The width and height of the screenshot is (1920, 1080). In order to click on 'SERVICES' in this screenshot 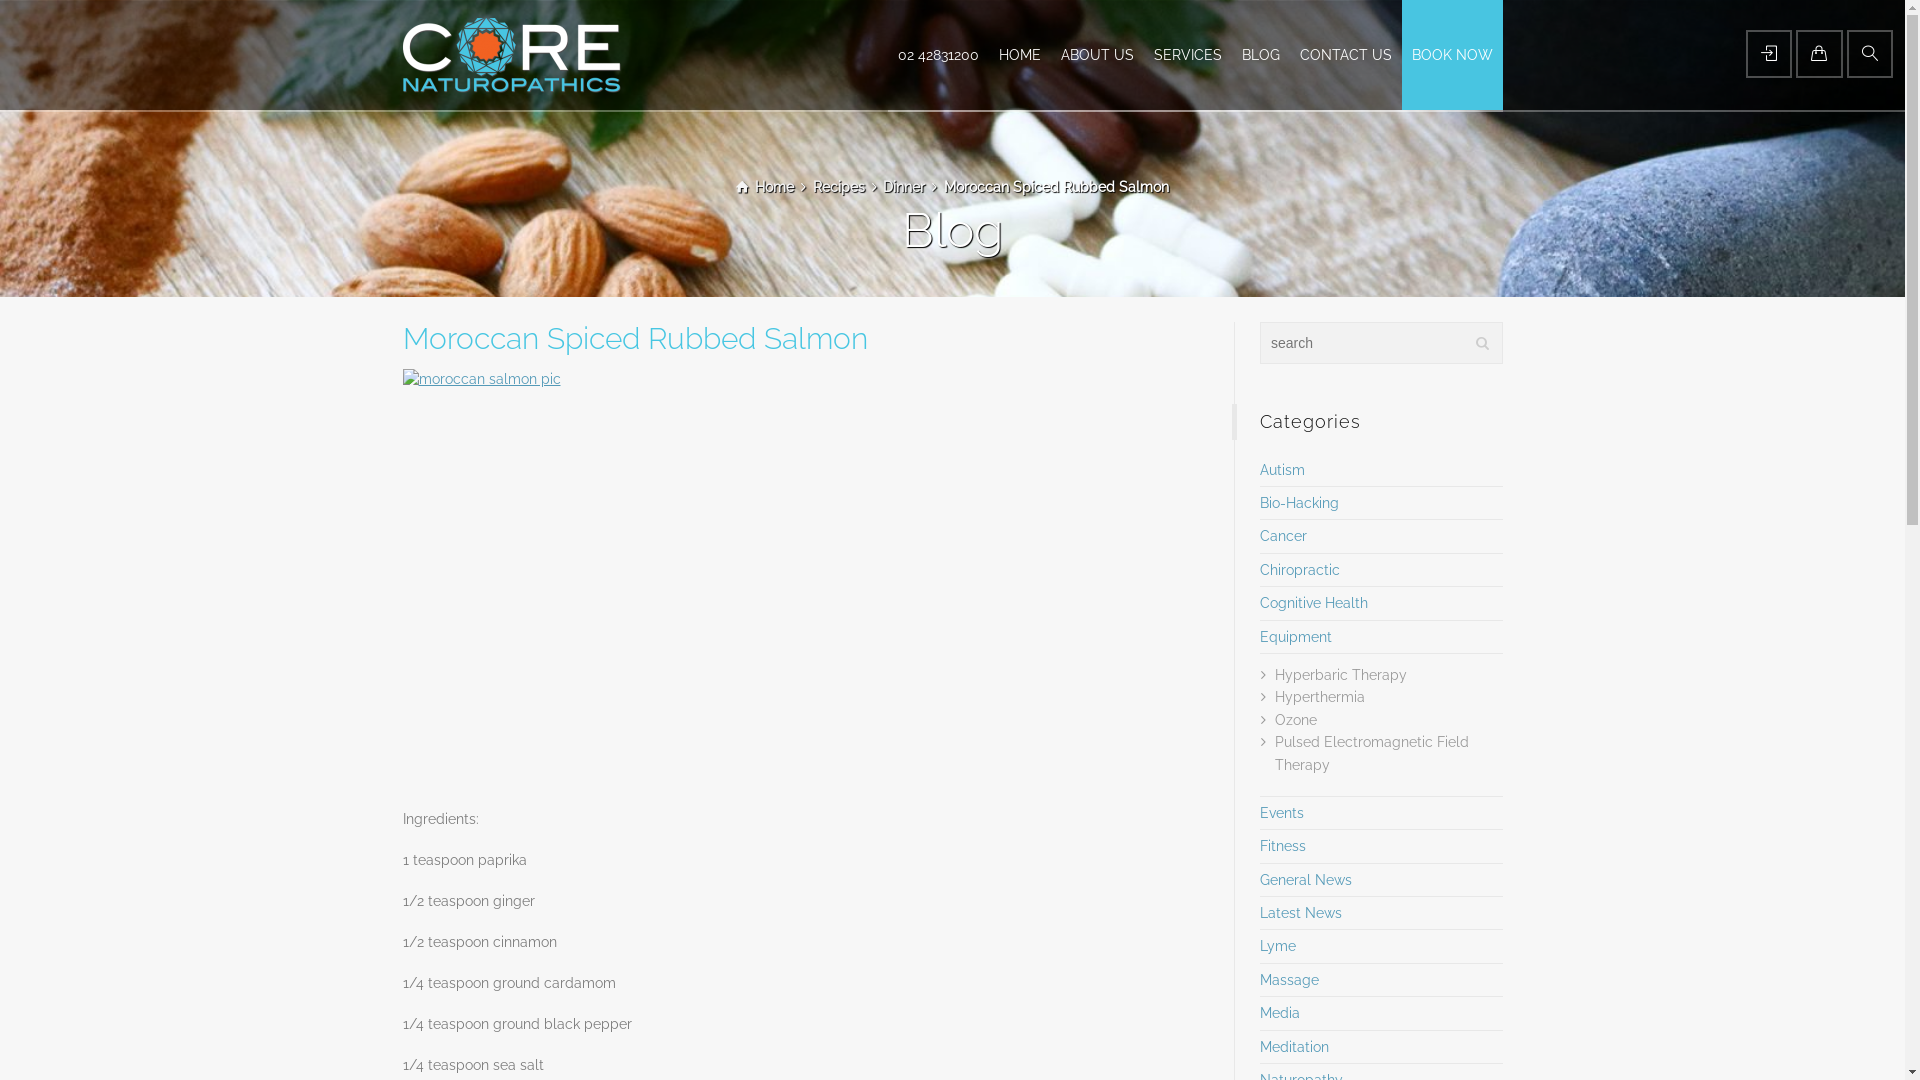, I will do `click(1188, 53)`.